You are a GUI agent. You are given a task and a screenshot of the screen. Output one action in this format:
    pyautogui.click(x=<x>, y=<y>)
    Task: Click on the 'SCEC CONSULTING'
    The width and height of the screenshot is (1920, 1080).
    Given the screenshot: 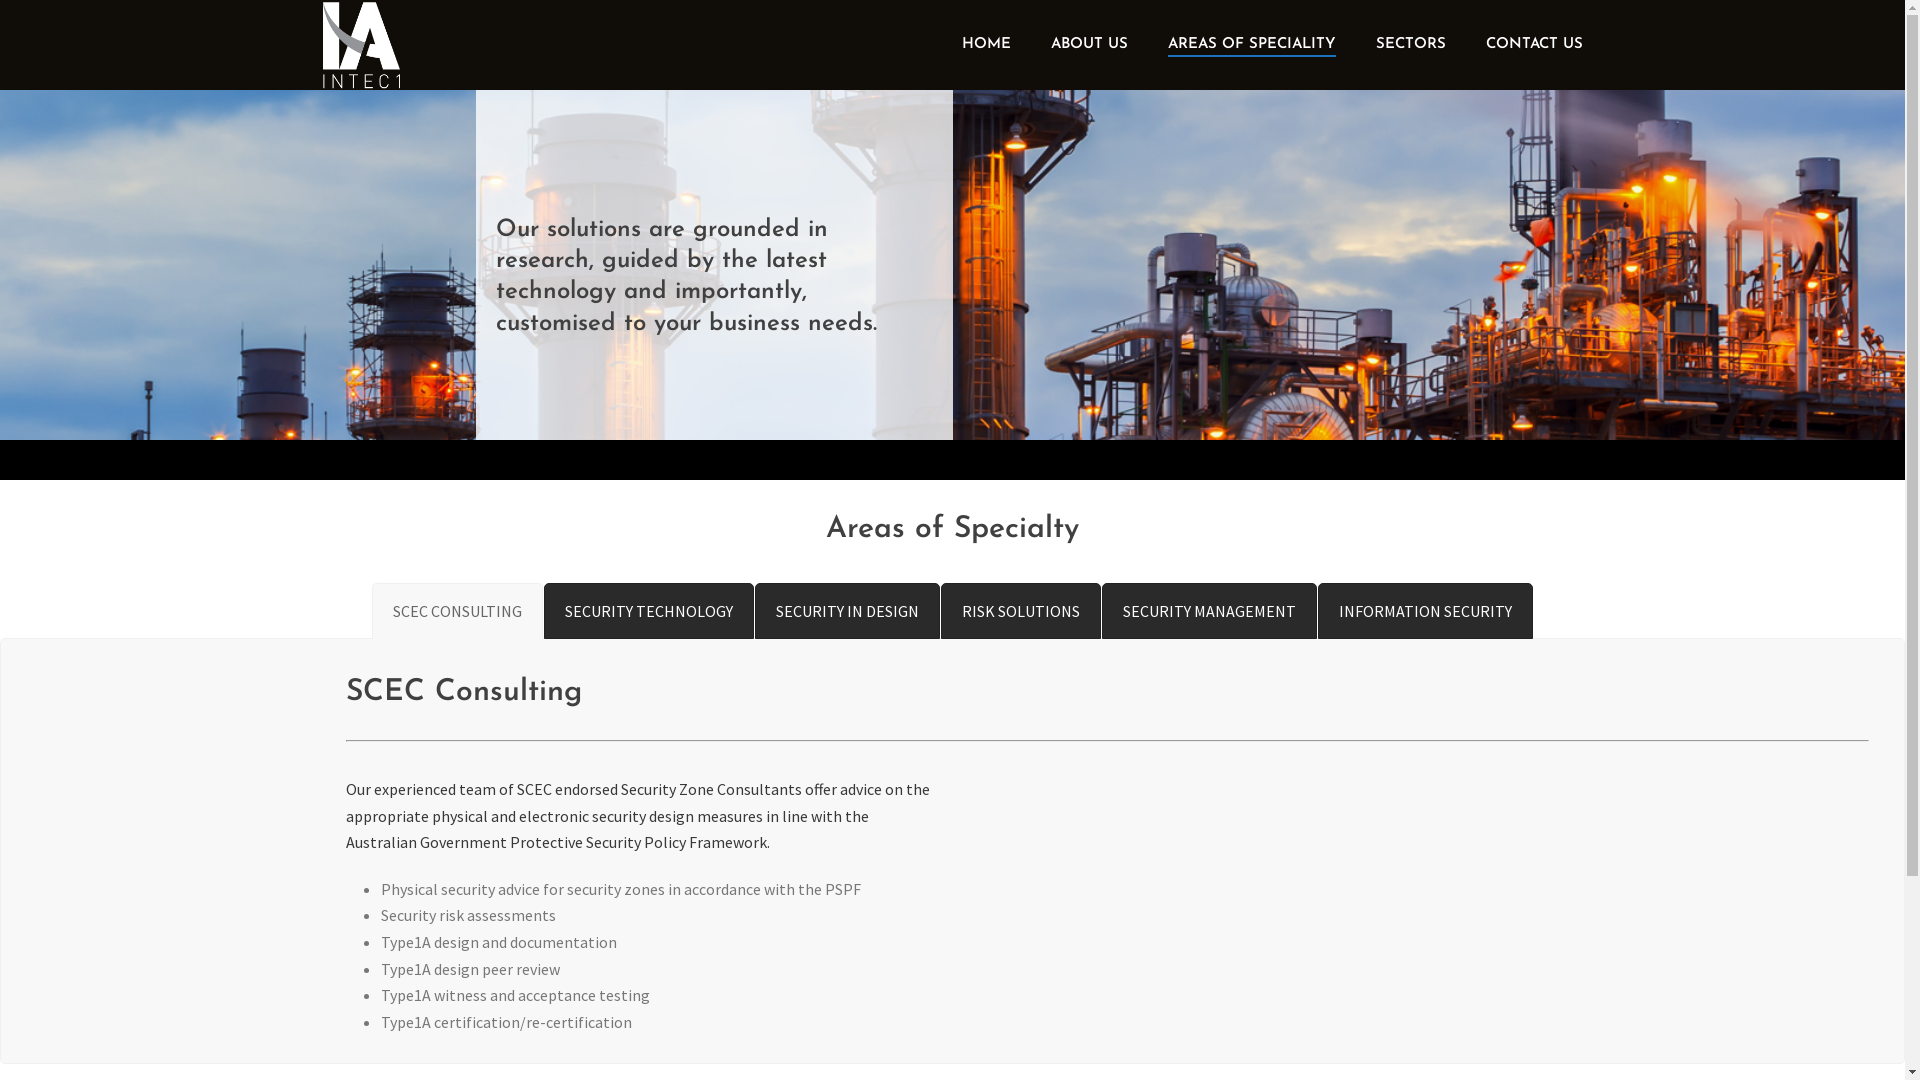 What is the action you would take?
    pyautogui.click(x=456, y=610)
    